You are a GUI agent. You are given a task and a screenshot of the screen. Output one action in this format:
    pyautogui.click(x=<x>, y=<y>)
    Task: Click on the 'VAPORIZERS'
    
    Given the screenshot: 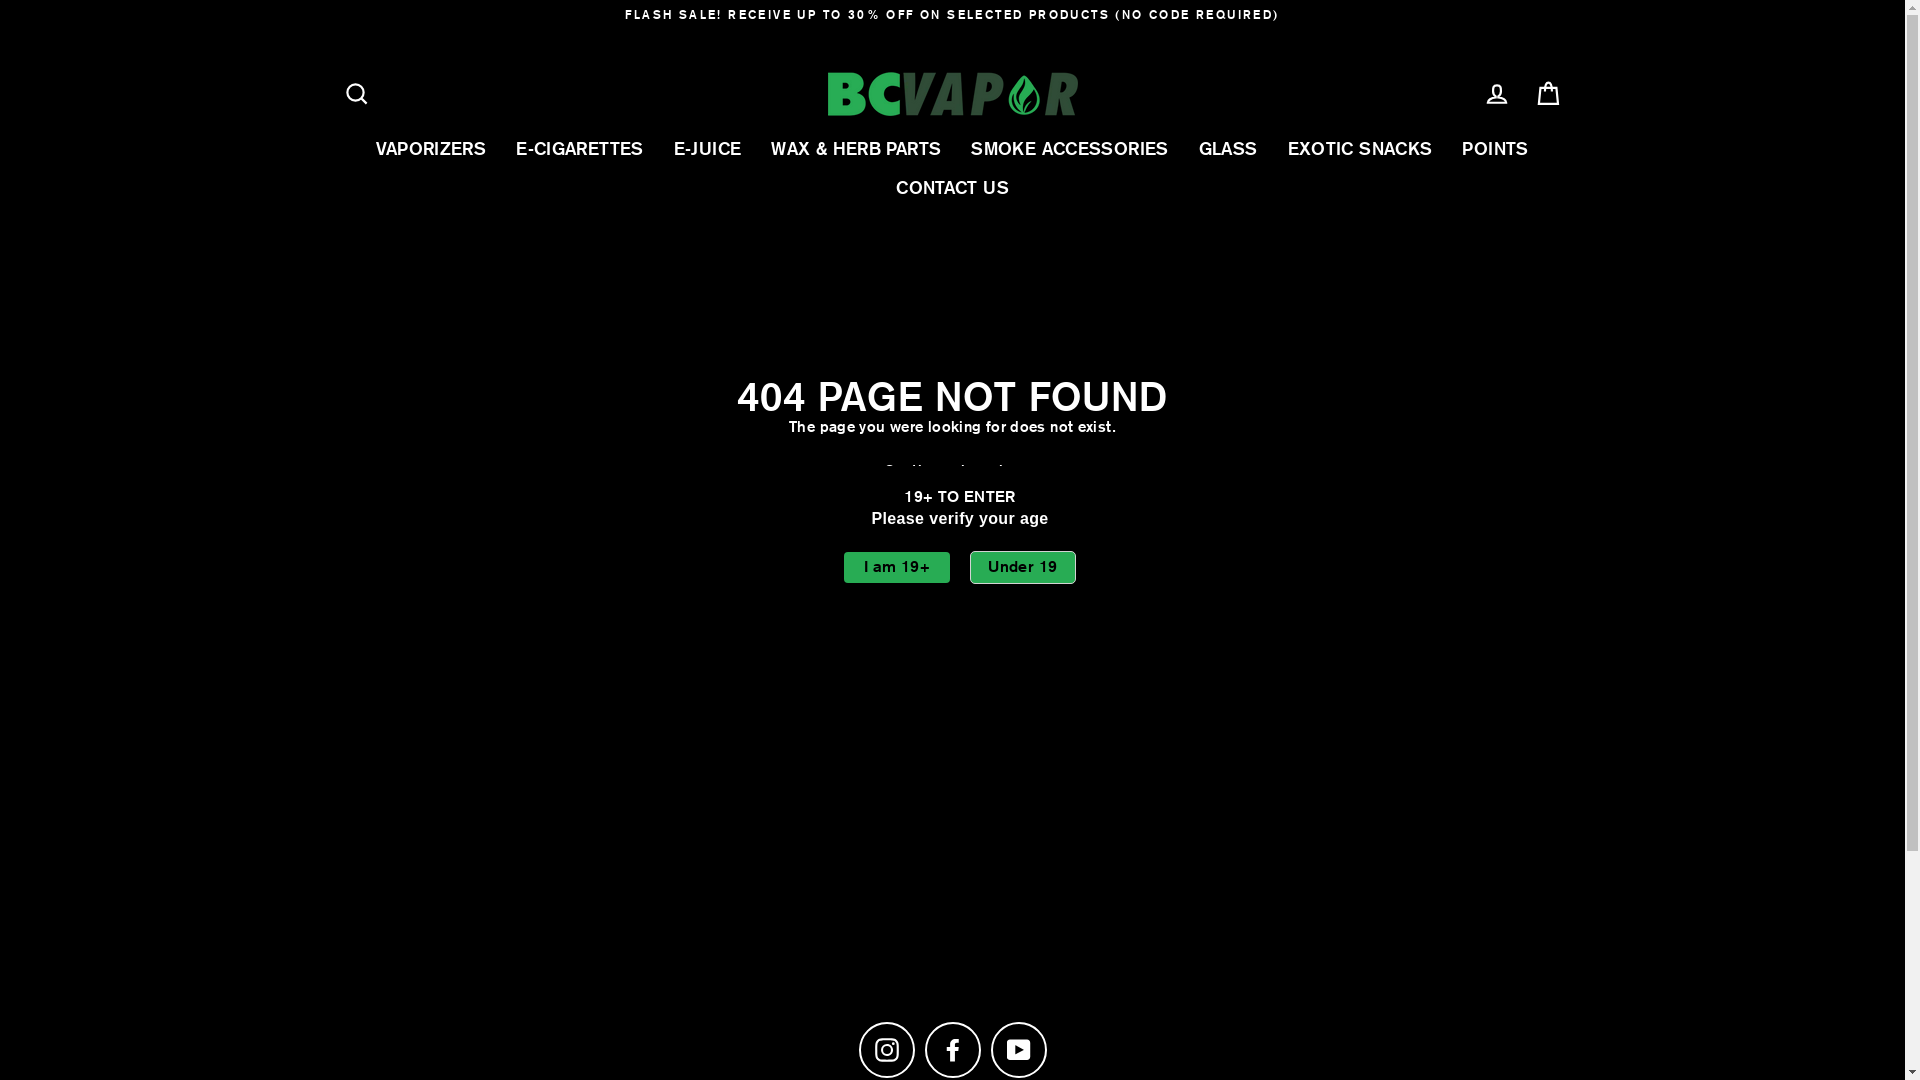 What is the action you would take?
    pyautogui.click(x=430, y=147)
    